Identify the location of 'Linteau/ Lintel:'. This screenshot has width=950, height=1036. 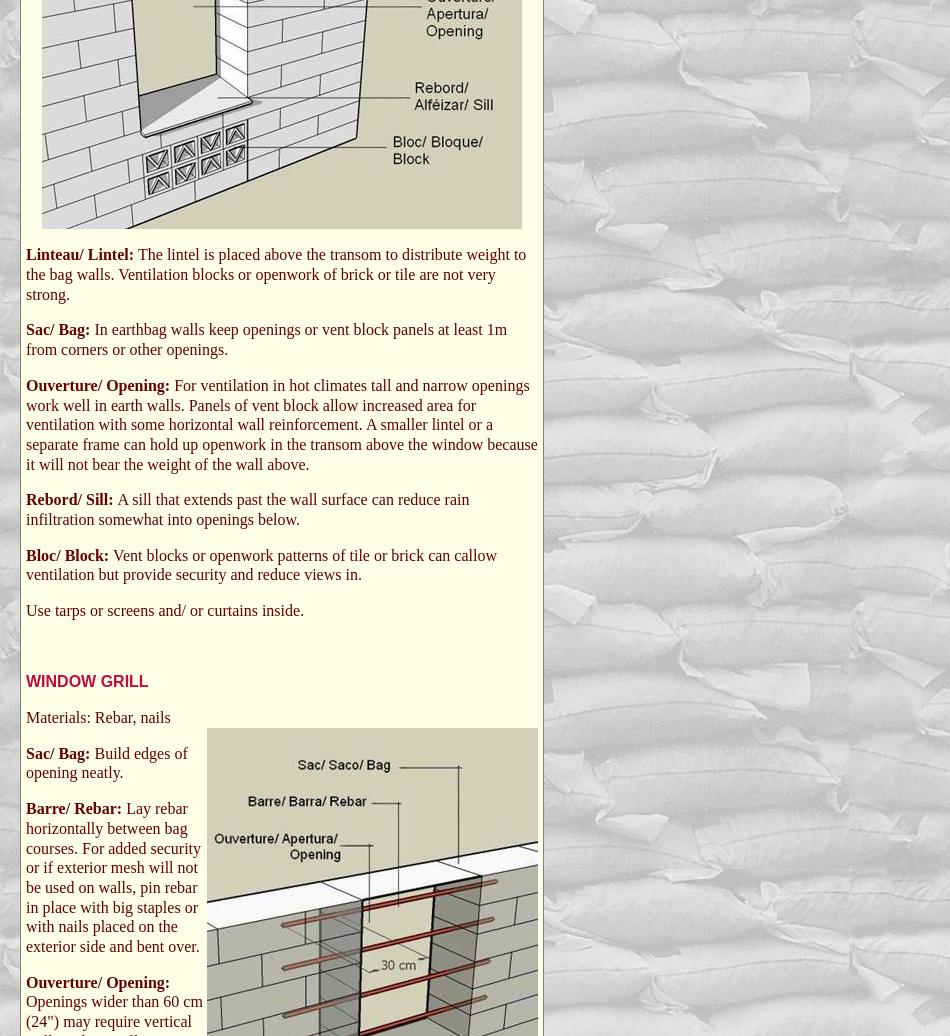
(26, 254).